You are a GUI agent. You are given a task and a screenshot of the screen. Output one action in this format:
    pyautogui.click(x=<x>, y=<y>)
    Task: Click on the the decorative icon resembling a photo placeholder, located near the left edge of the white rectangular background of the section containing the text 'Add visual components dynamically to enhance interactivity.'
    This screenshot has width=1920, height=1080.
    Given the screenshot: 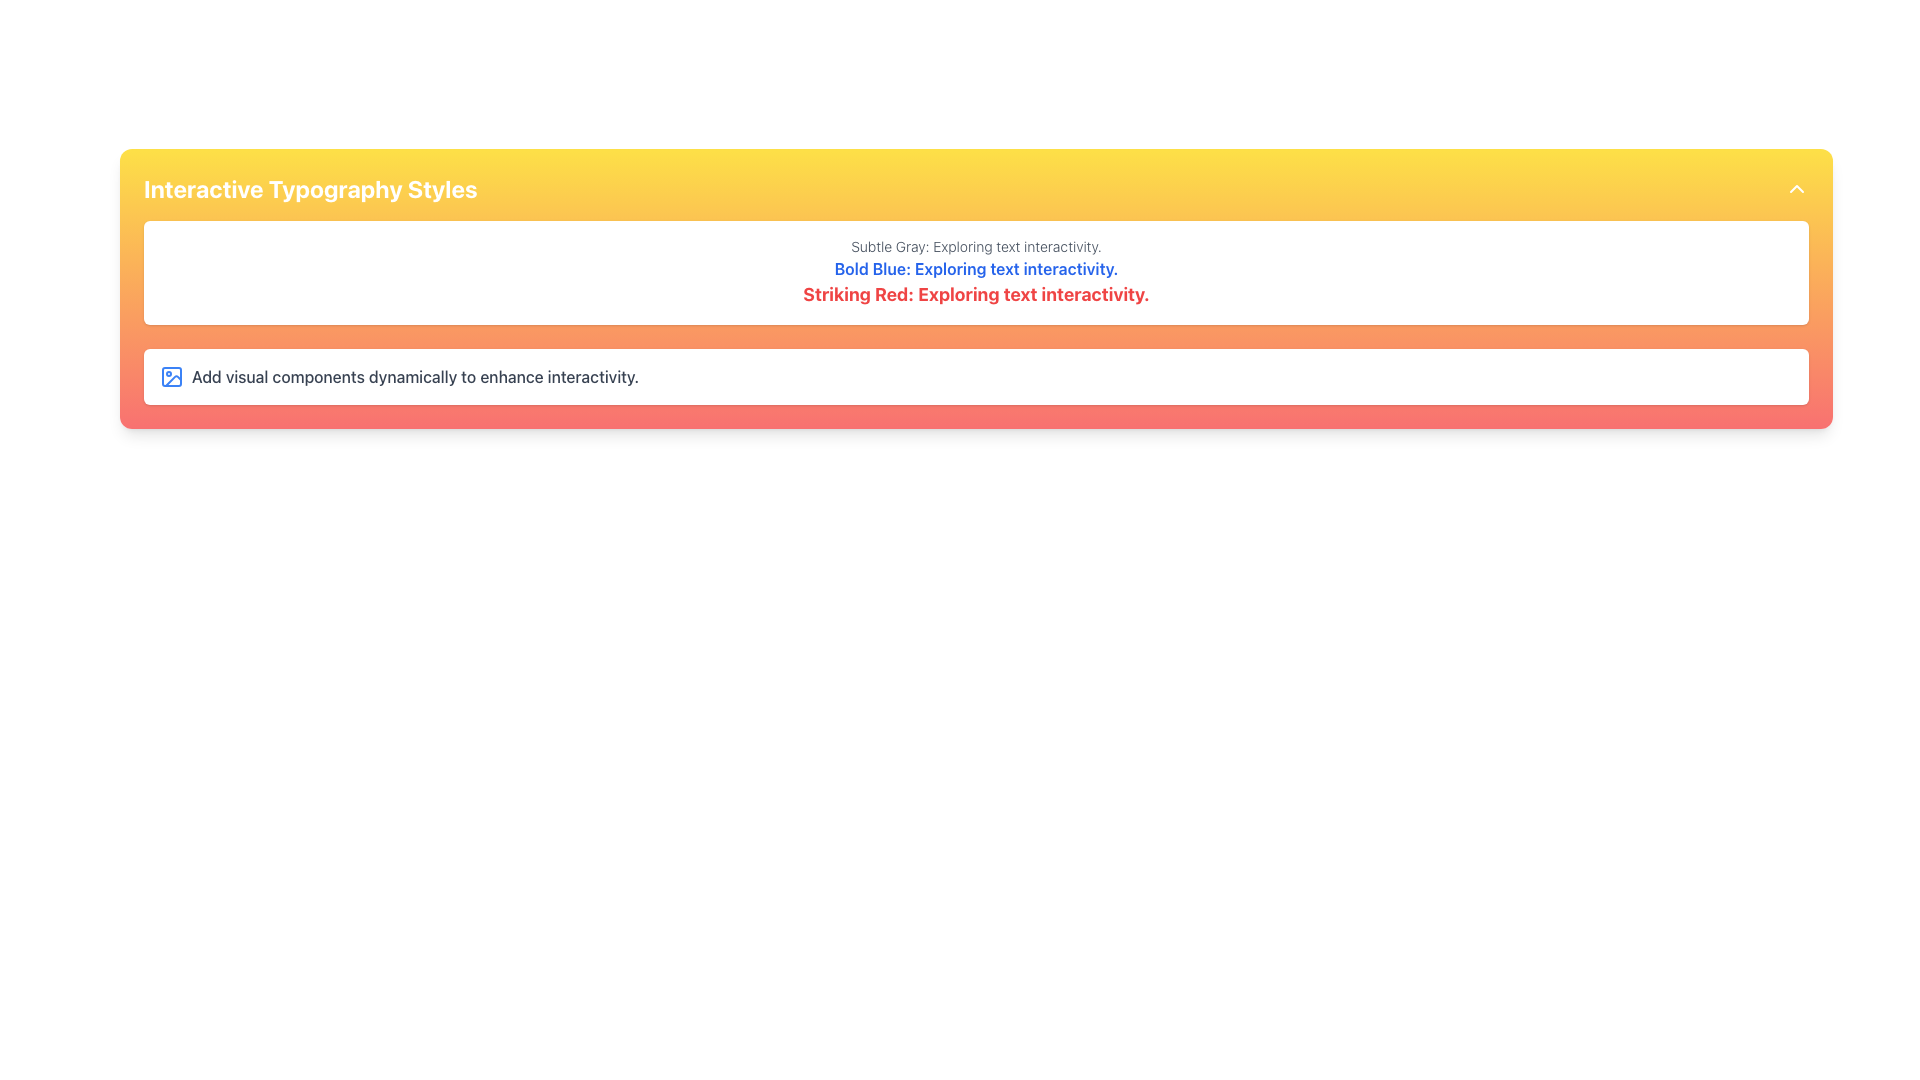 What is the action you would take?
    pyautogui.click(x=172, y=377)
    